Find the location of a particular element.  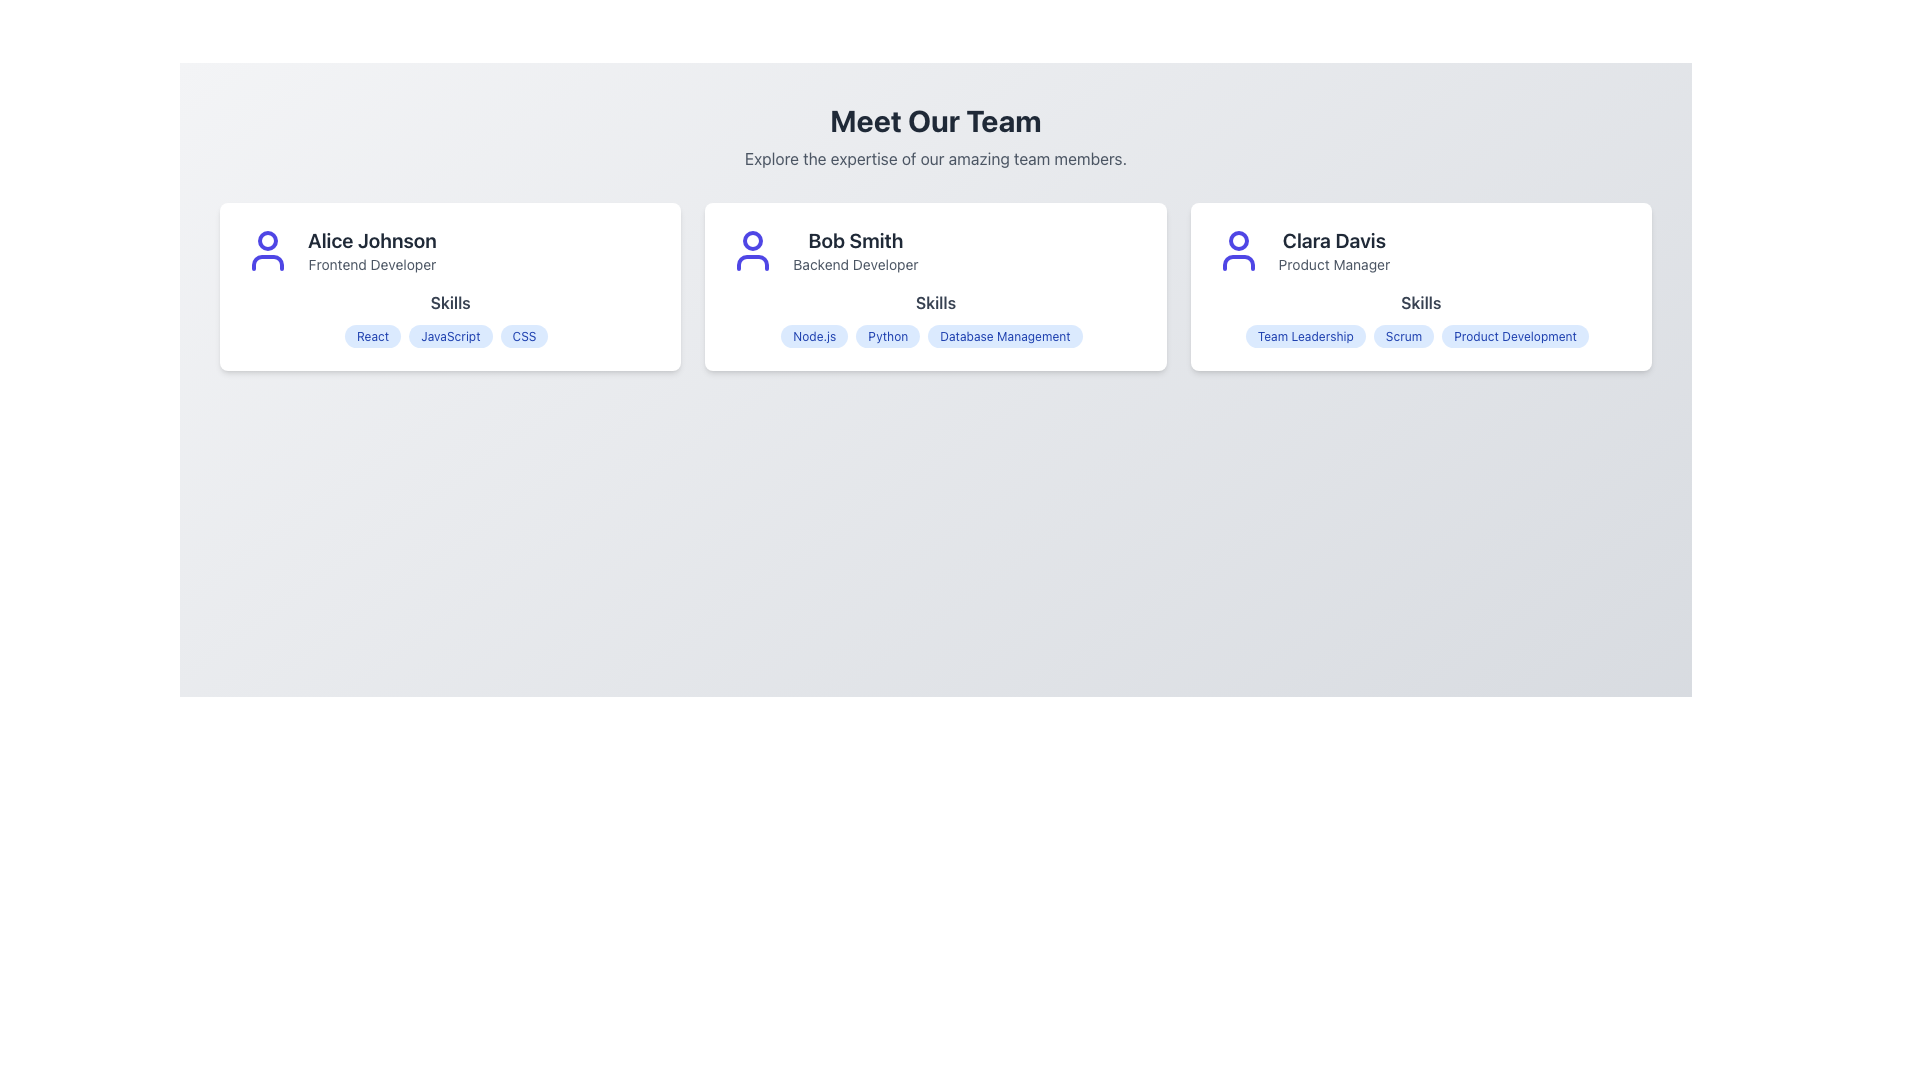

the 'Scrum' skill tag in the Skills section of Clara Davis's card is located at coordinates (1419, 318).